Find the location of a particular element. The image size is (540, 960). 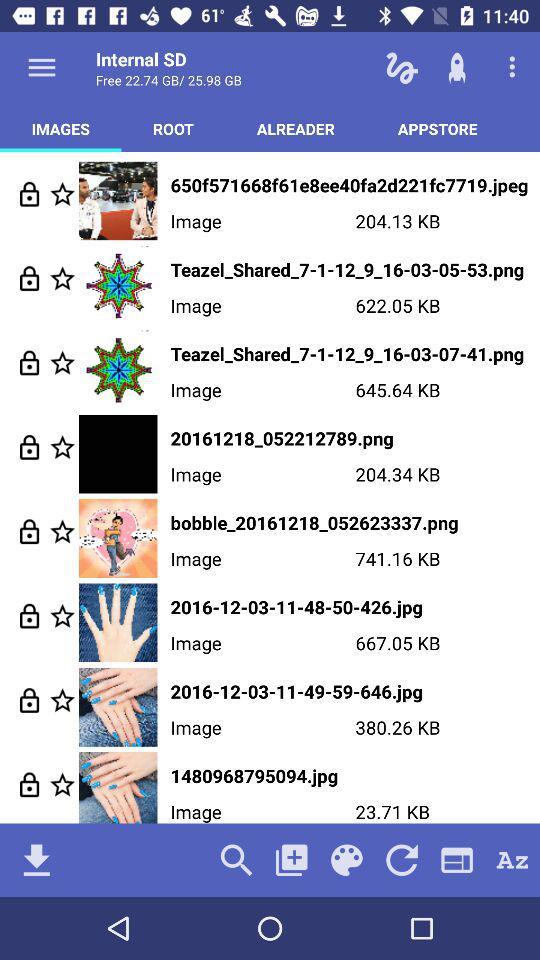

favorite is located at coordinates (62, 361).